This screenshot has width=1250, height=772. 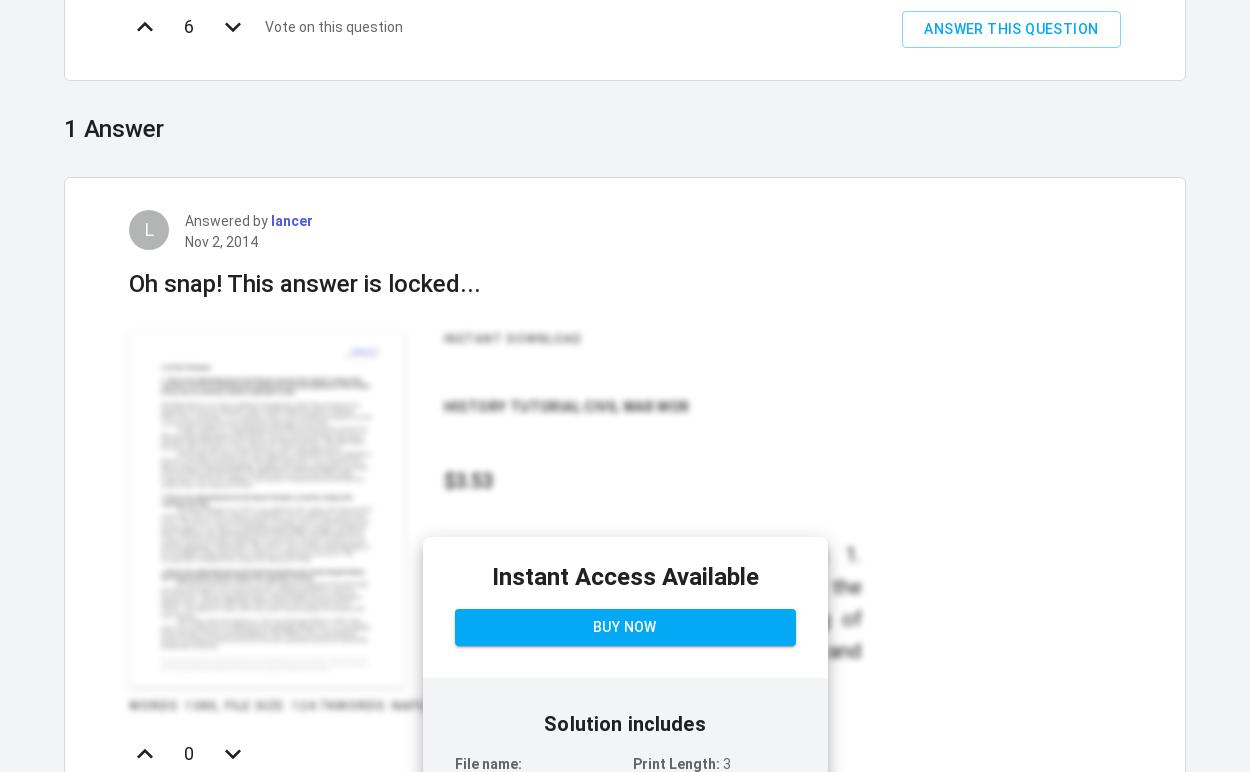 I want to click on 'Instant Access Available', so click(x=623, y=575).